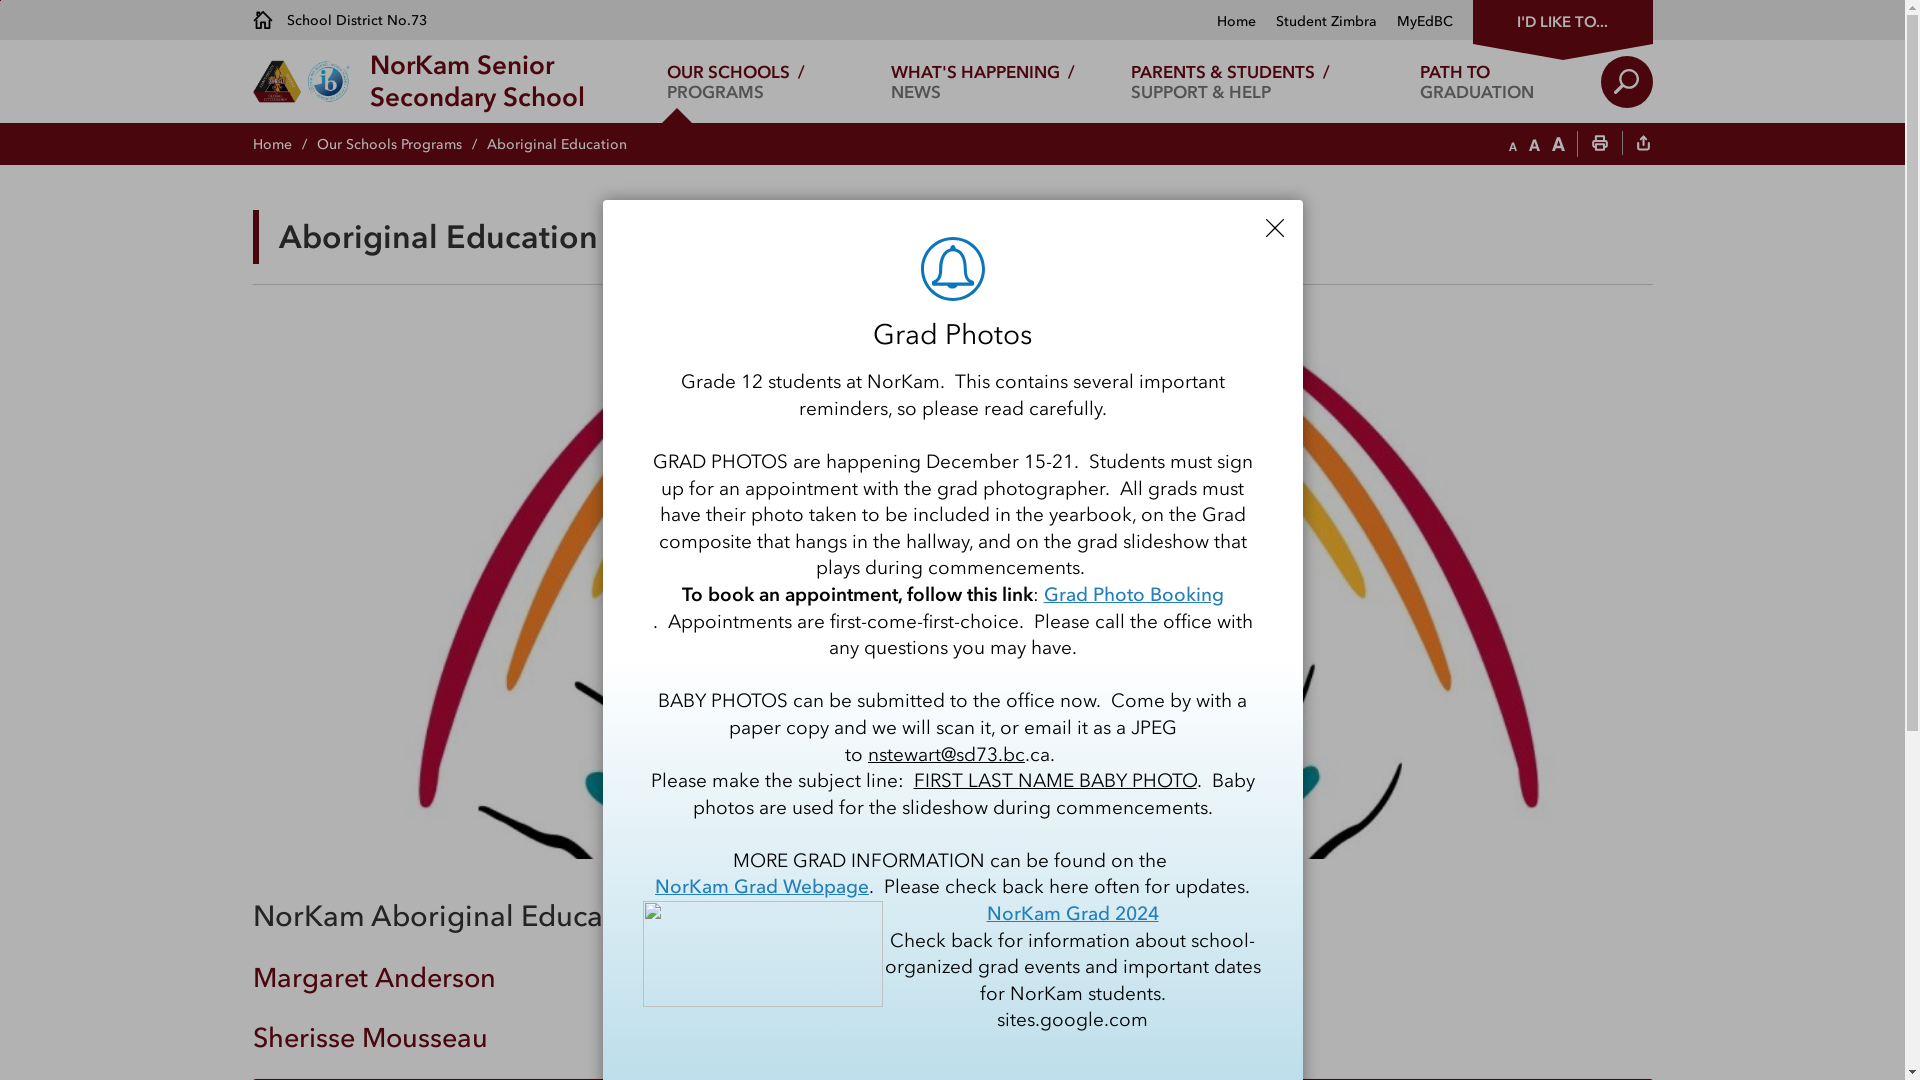 The width and height of the screenshot is (1920, 1080). What do you see at coordinates (1512, 144) in the screenshot?
I see `'Decrease text size'` at bounding box center [1512, 144].